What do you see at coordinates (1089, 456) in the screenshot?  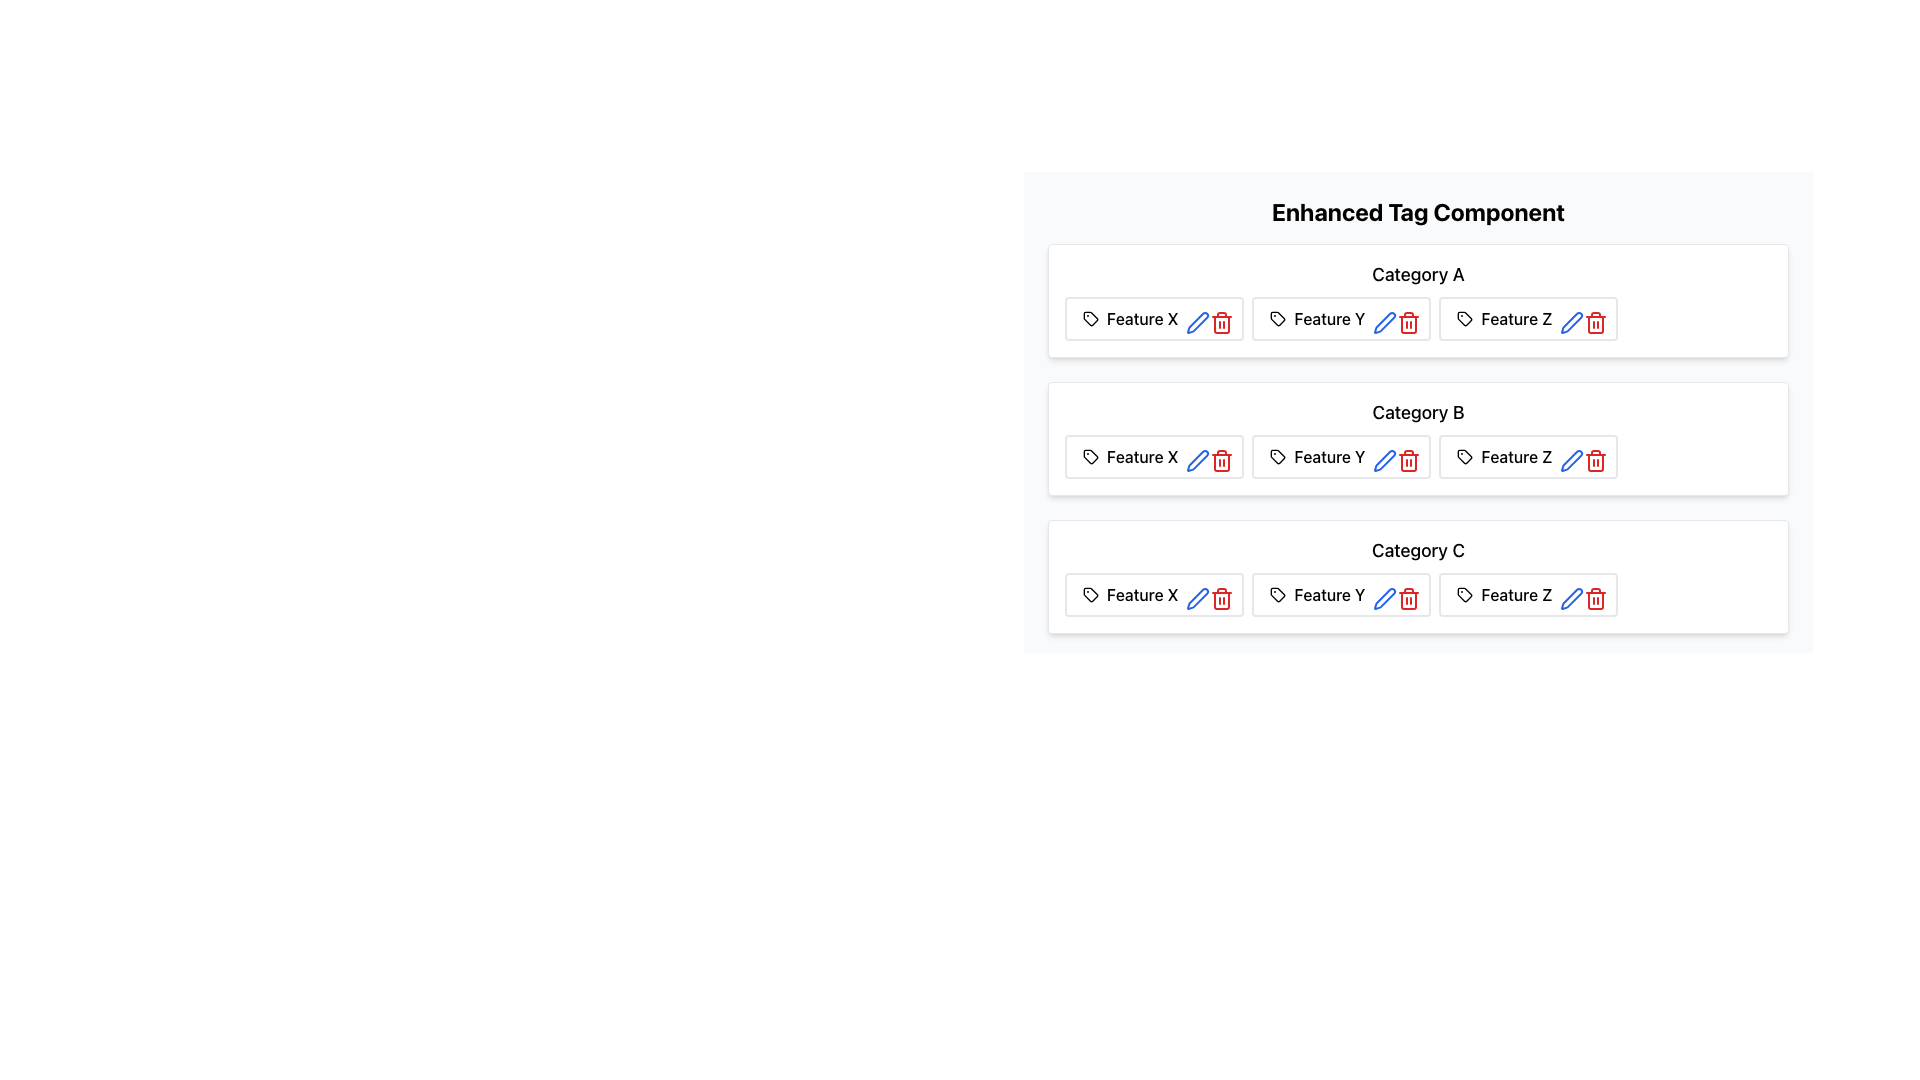 I see `the tagging icon within the horizontal button group with a purple border in 'Category B'` at bounding box center [1089, 456].